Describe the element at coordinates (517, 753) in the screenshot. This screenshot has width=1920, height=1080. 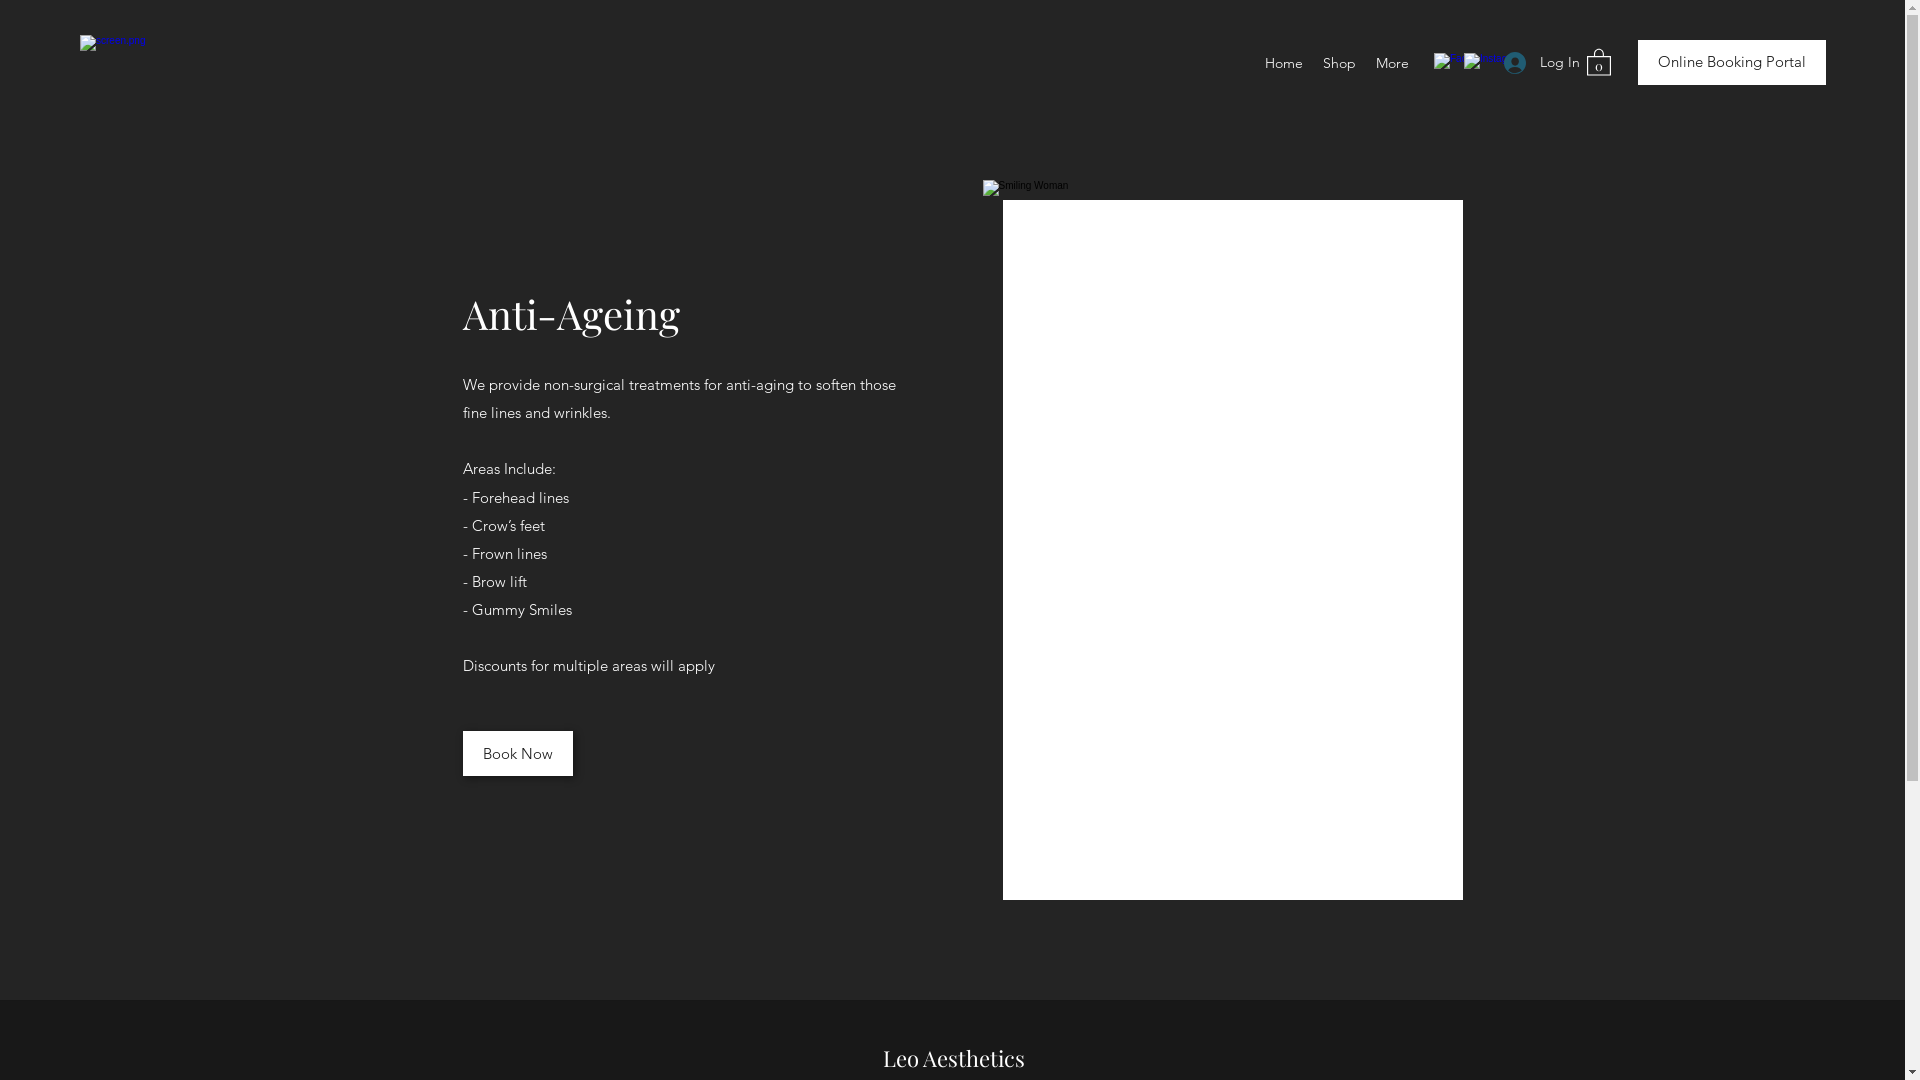
I see `'Book Now'` at that location.